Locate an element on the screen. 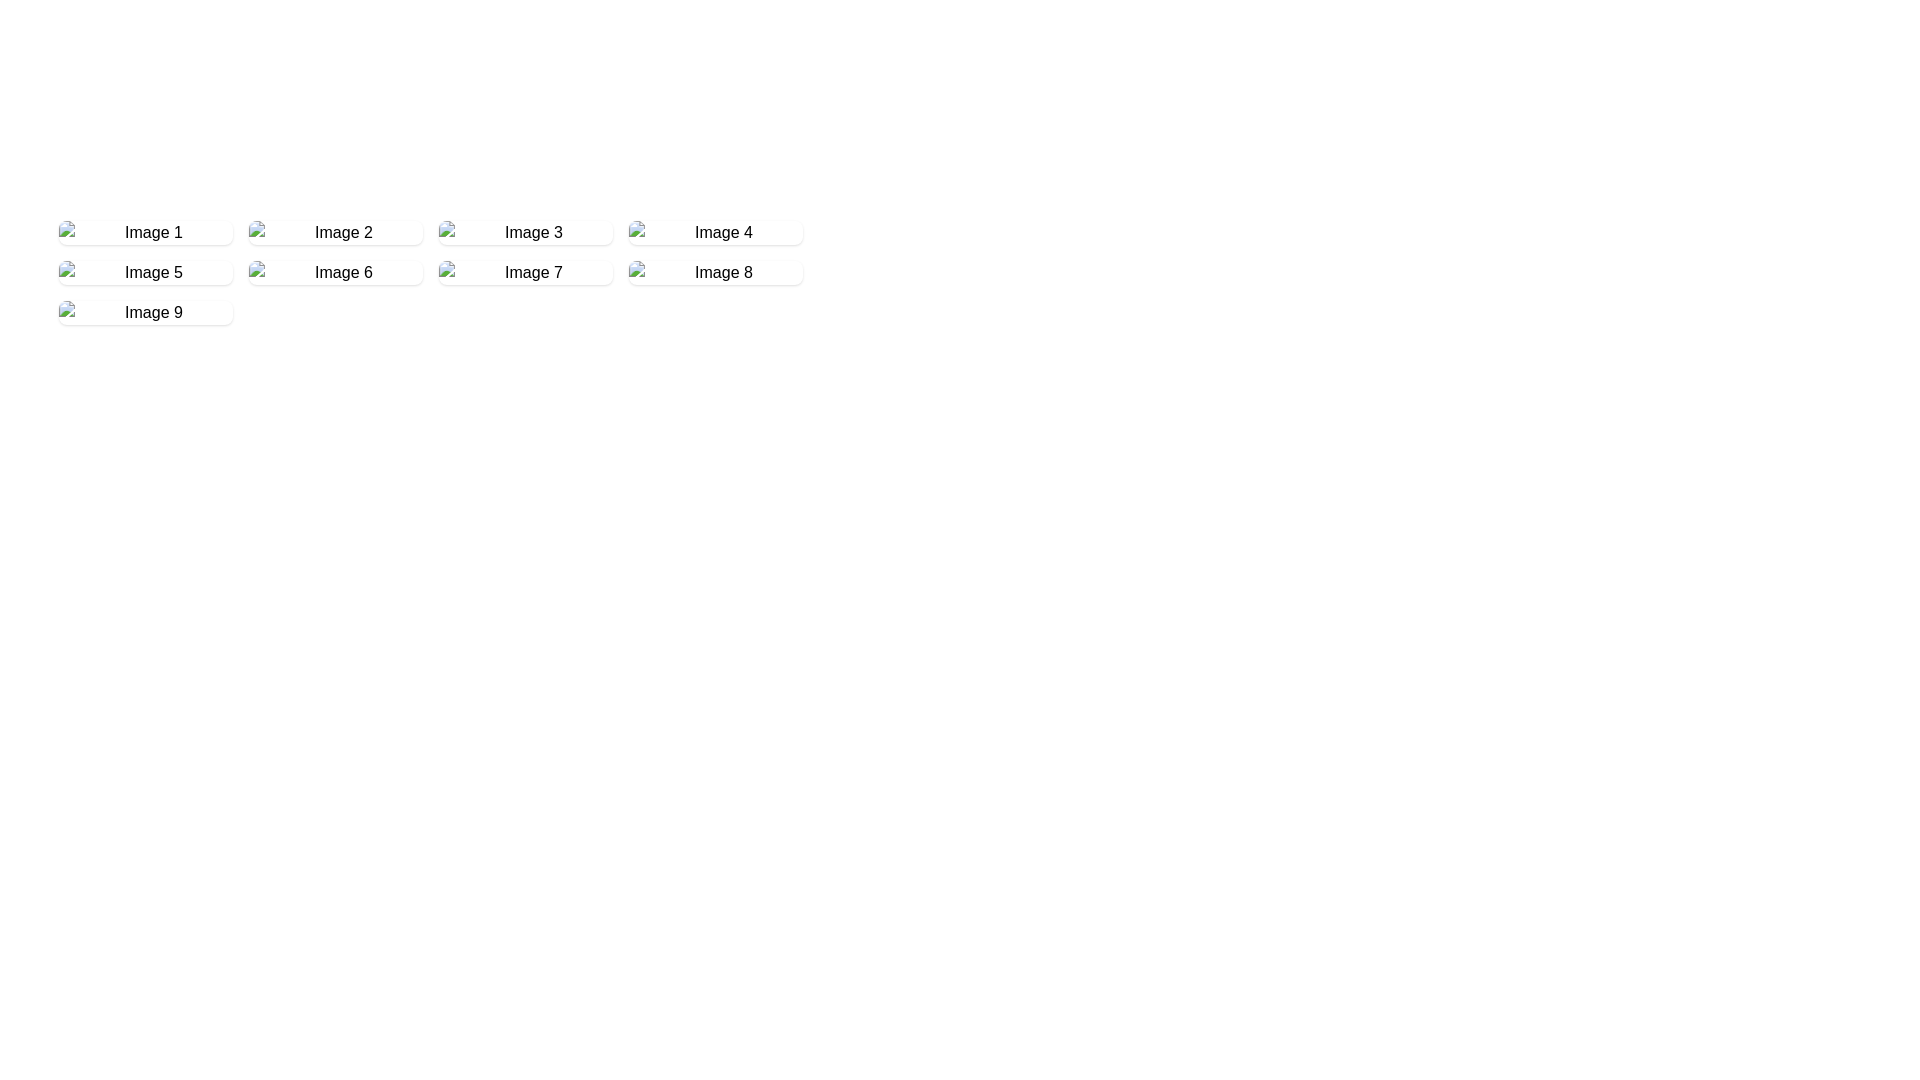  the second clickable grid item in the first row is located at coordinates (336, 231).